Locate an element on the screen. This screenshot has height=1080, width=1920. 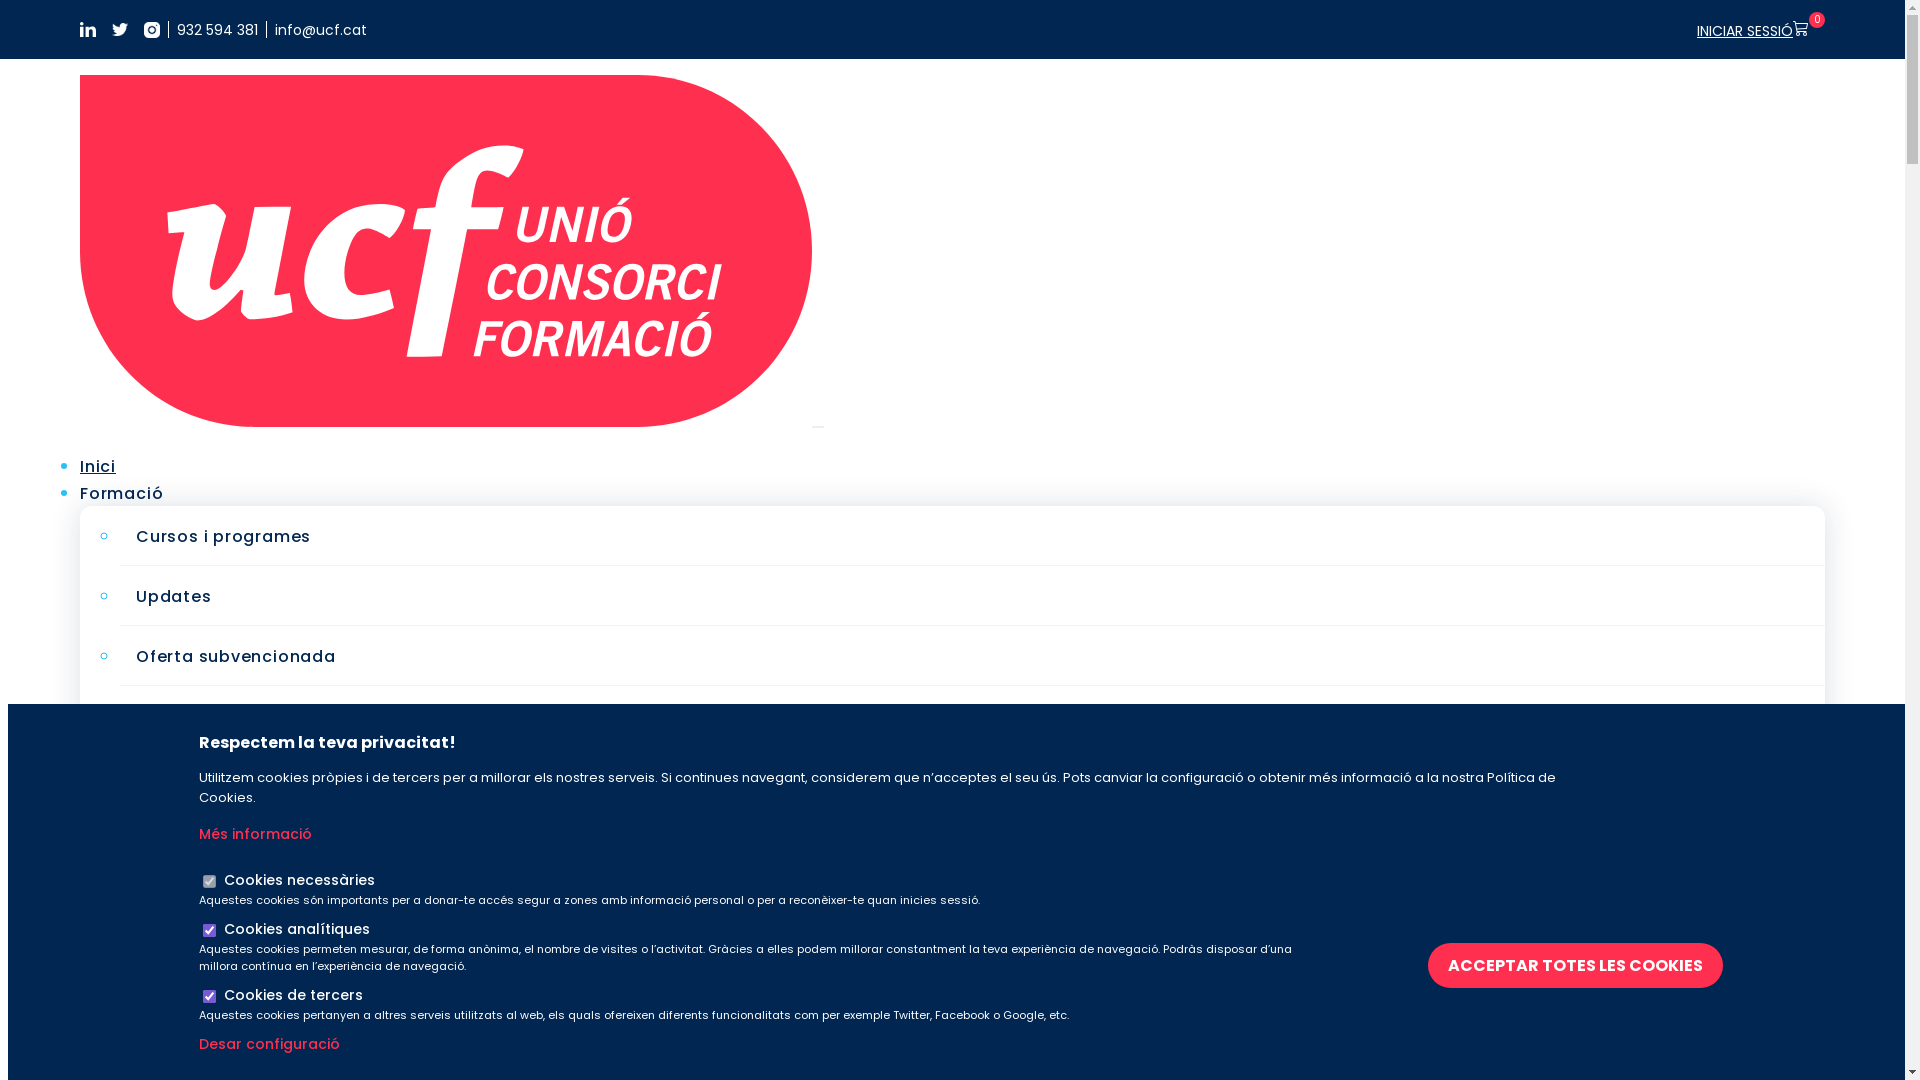
'Inici' is located at coordinates (96, 466).